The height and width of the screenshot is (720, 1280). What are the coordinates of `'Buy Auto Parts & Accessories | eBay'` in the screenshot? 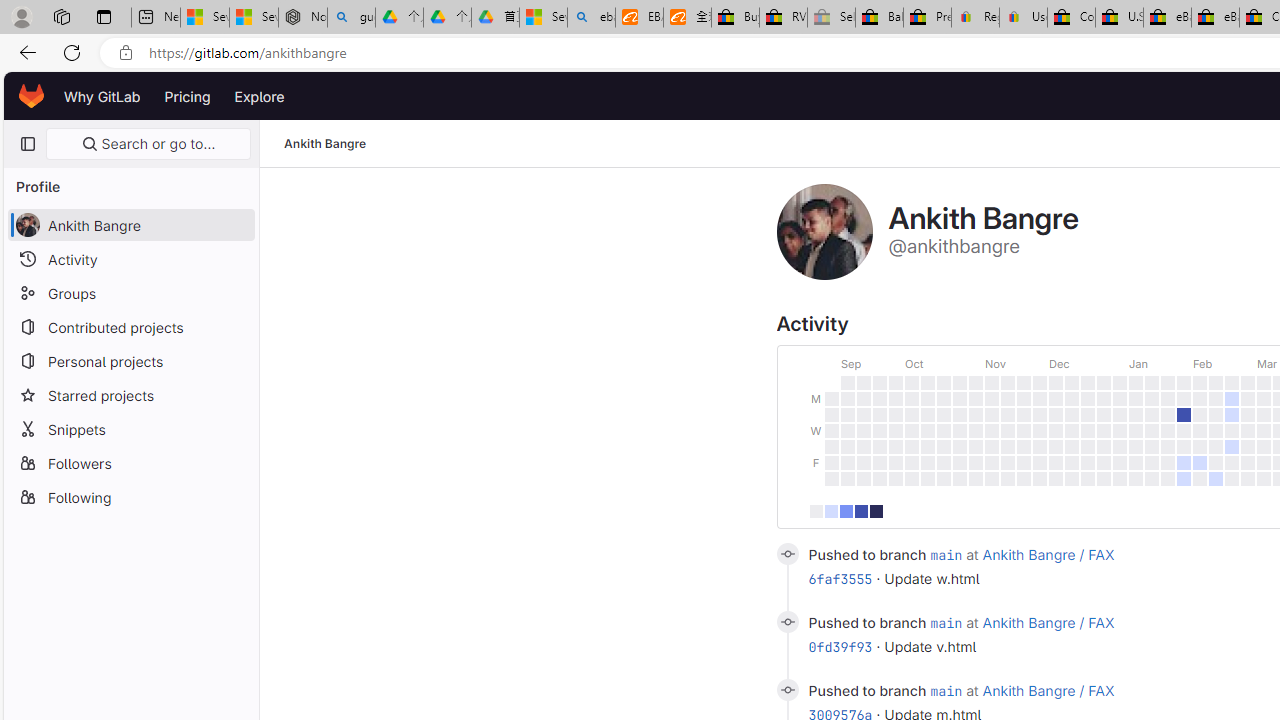 It's located at (734, 17).